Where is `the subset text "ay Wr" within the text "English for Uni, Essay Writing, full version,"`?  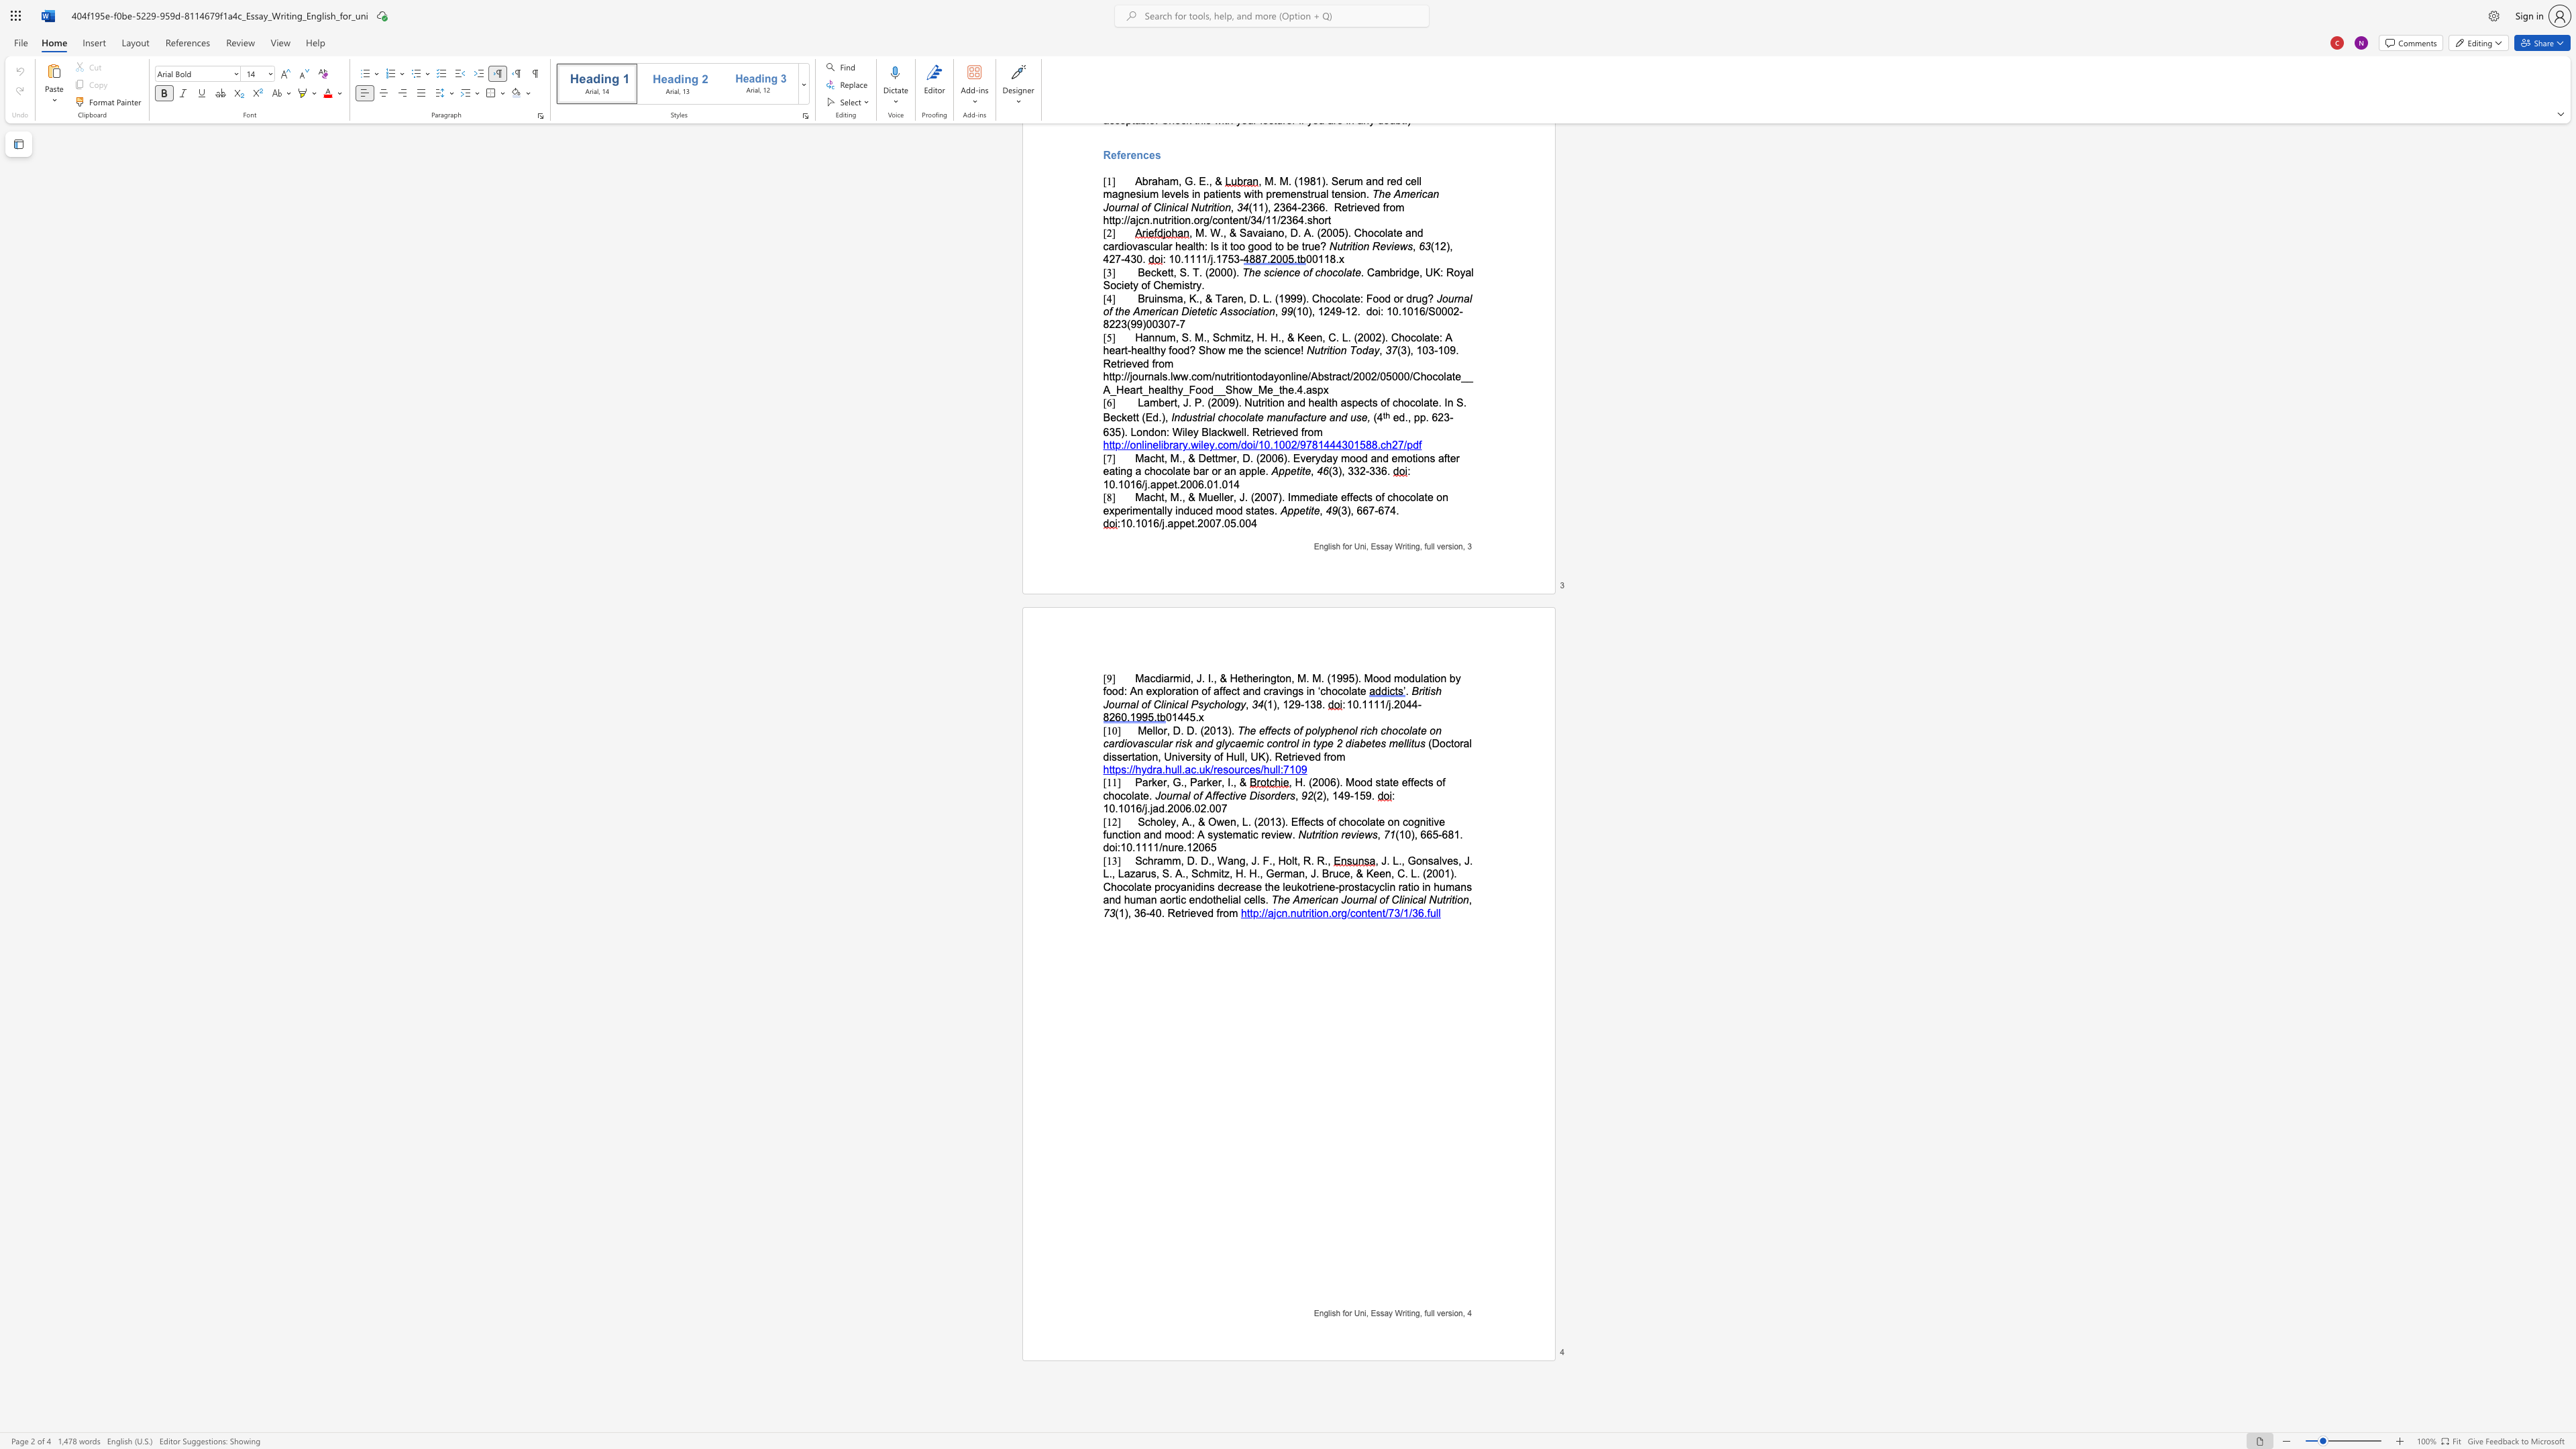
the subset text "ay Wr" within the text "English for Uni, Essay Writing, full version," is located at coordinates (1383, 1313).